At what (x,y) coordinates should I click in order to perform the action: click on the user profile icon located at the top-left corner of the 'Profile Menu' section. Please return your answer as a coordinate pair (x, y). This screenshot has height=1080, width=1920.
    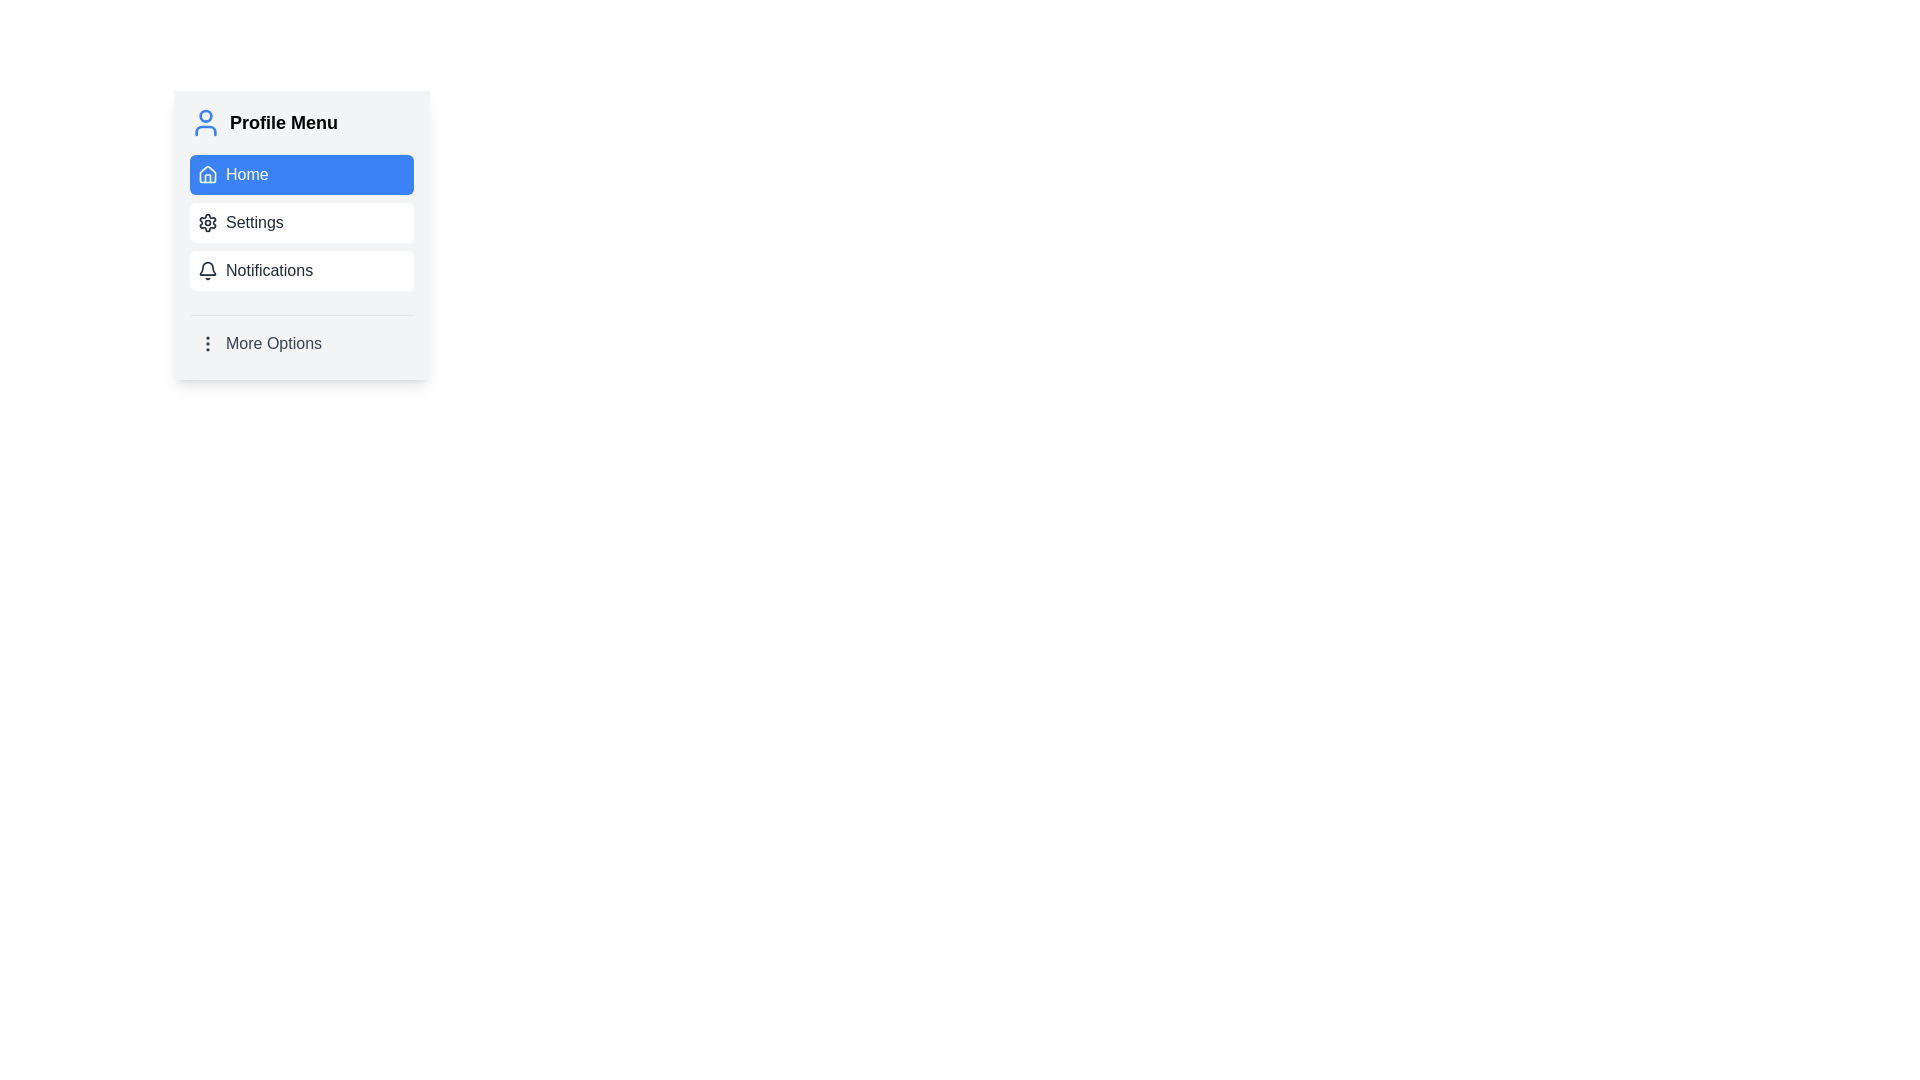
    Looking at the image, I should click on (206, 123).